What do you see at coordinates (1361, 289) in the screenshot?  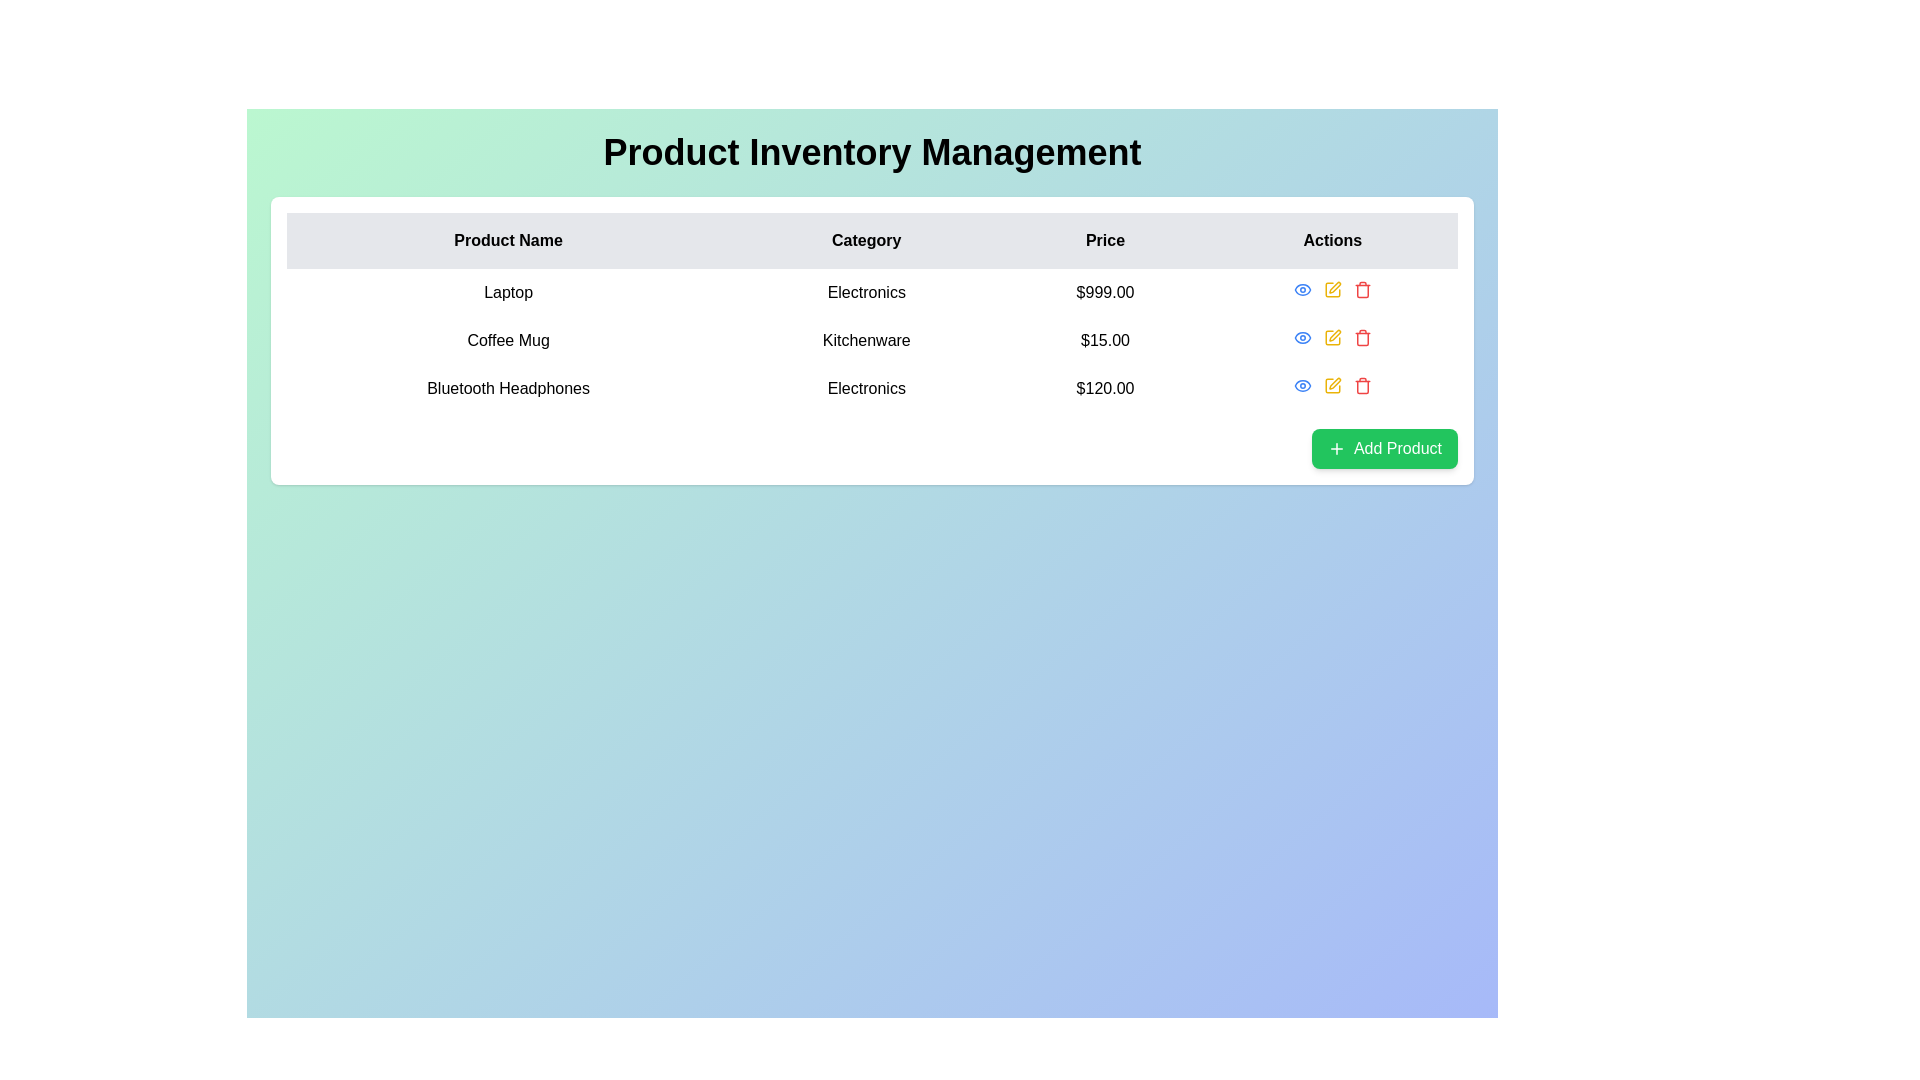 I see `the red trash icon button in the 'Actions' column associated with the first row labeled 'Laptop'` at bounding box center [1361, 289].